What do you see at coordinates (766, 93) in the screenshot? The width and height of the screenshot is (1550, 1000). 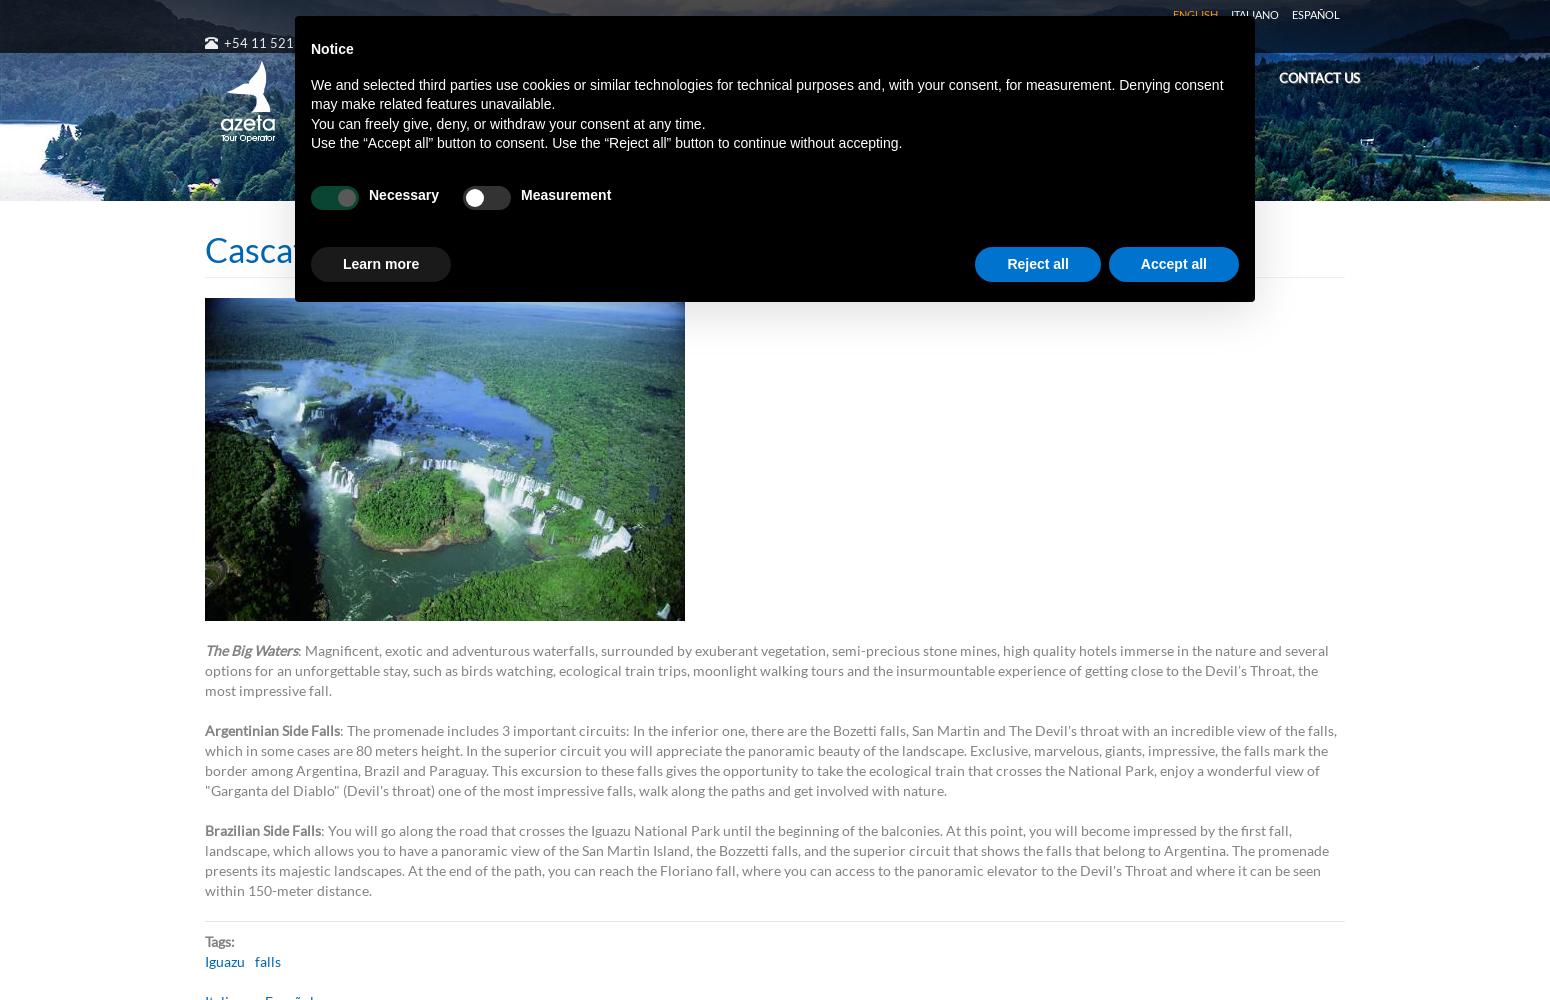 I see `'We and selected third parties use cookies or similar technologies for technical purposes and, with your consent, for measurement. Denying consent may make related features unavailable.'` at bounding box center [766, 93].